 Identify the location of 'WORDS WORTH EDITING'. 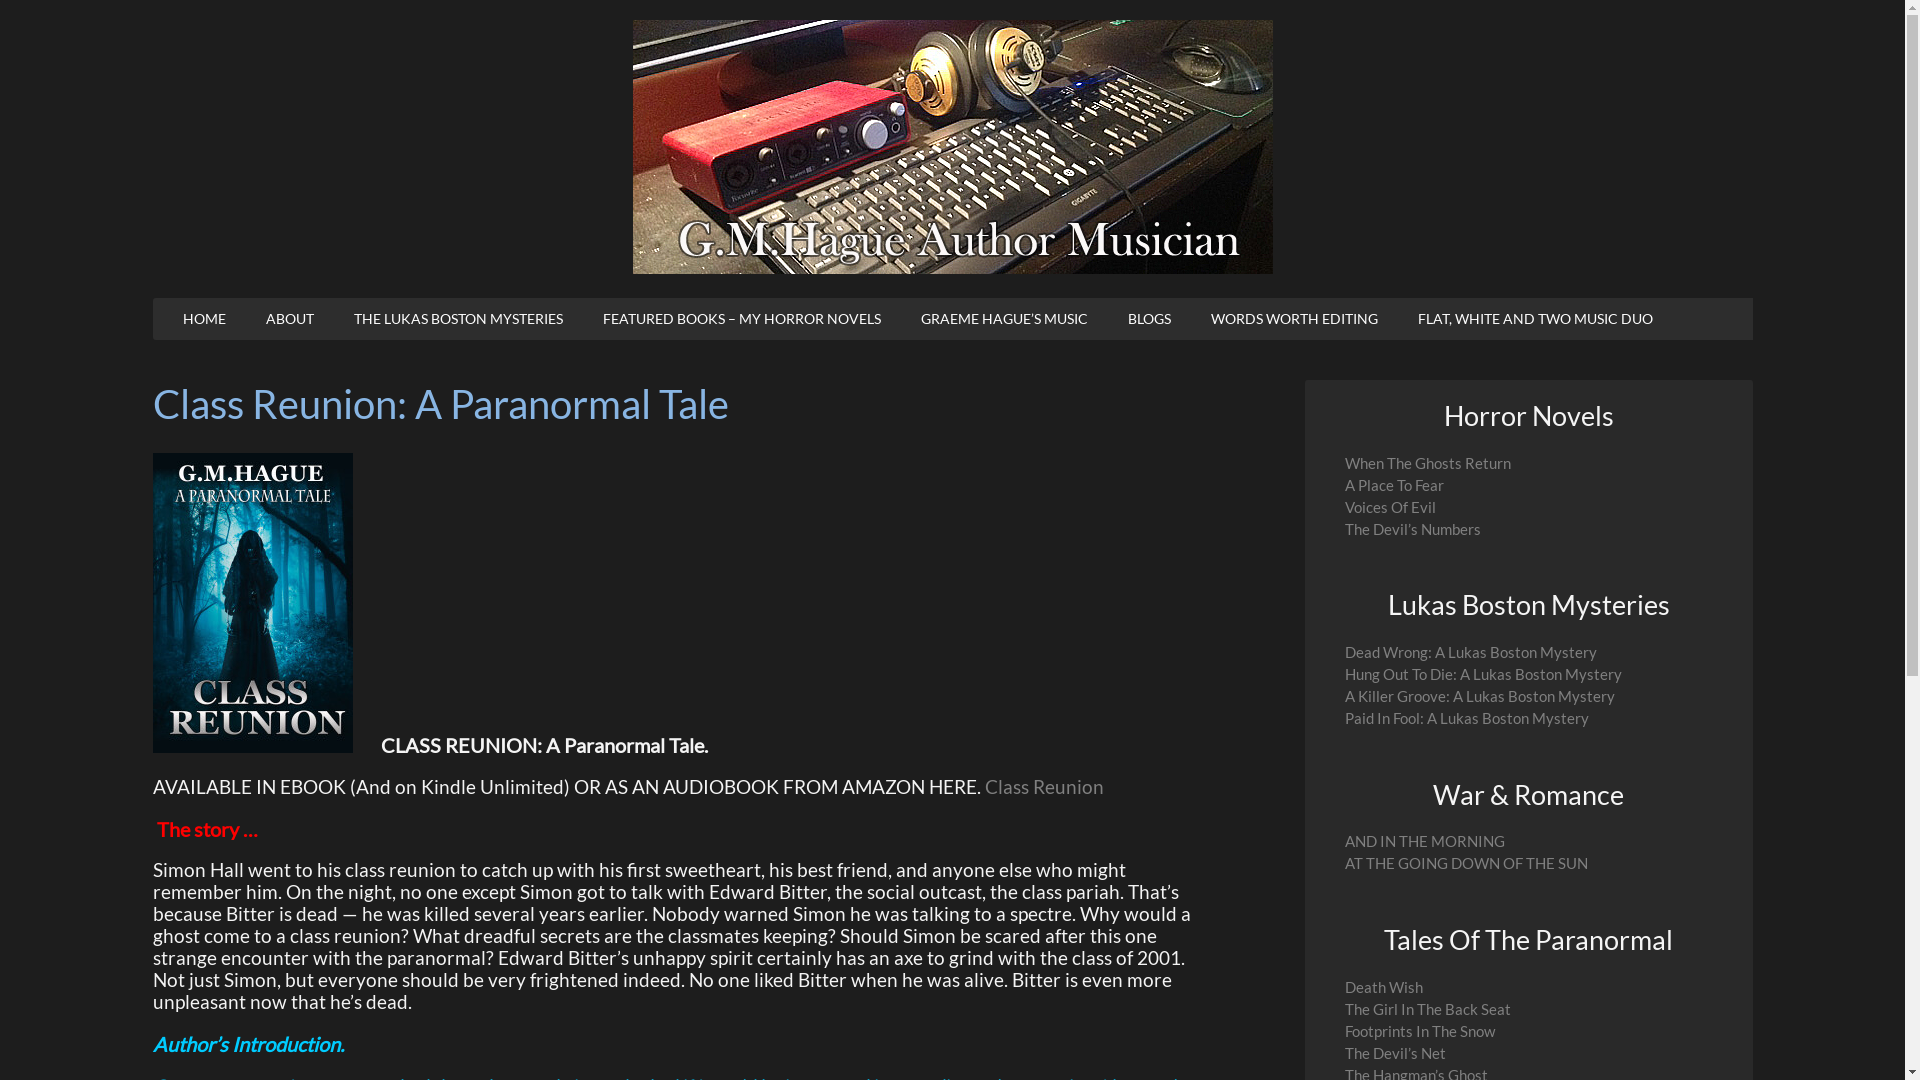
(1293, 318).